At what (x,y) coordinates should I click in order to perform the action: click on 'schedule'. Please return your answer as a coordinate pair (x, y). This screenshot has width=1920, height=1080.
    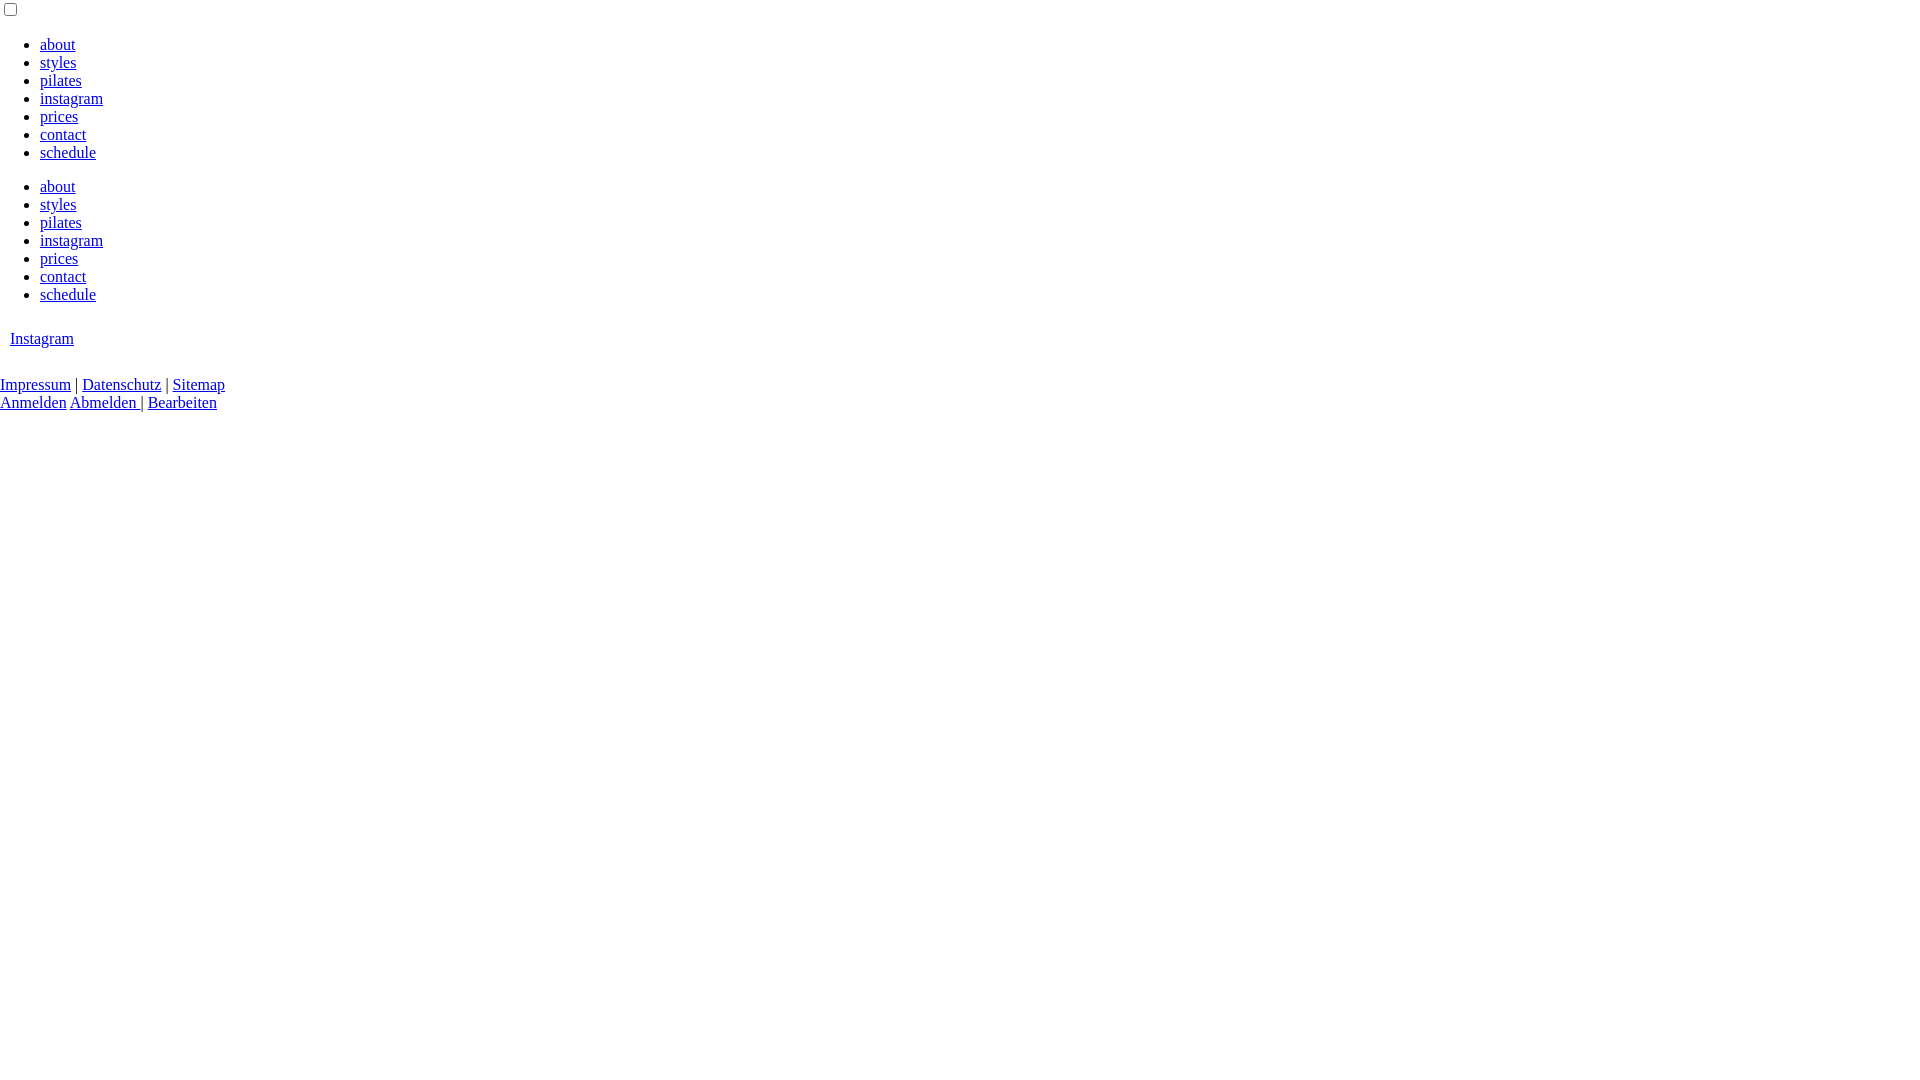
    Looking at the image, I should click on (67, 151).